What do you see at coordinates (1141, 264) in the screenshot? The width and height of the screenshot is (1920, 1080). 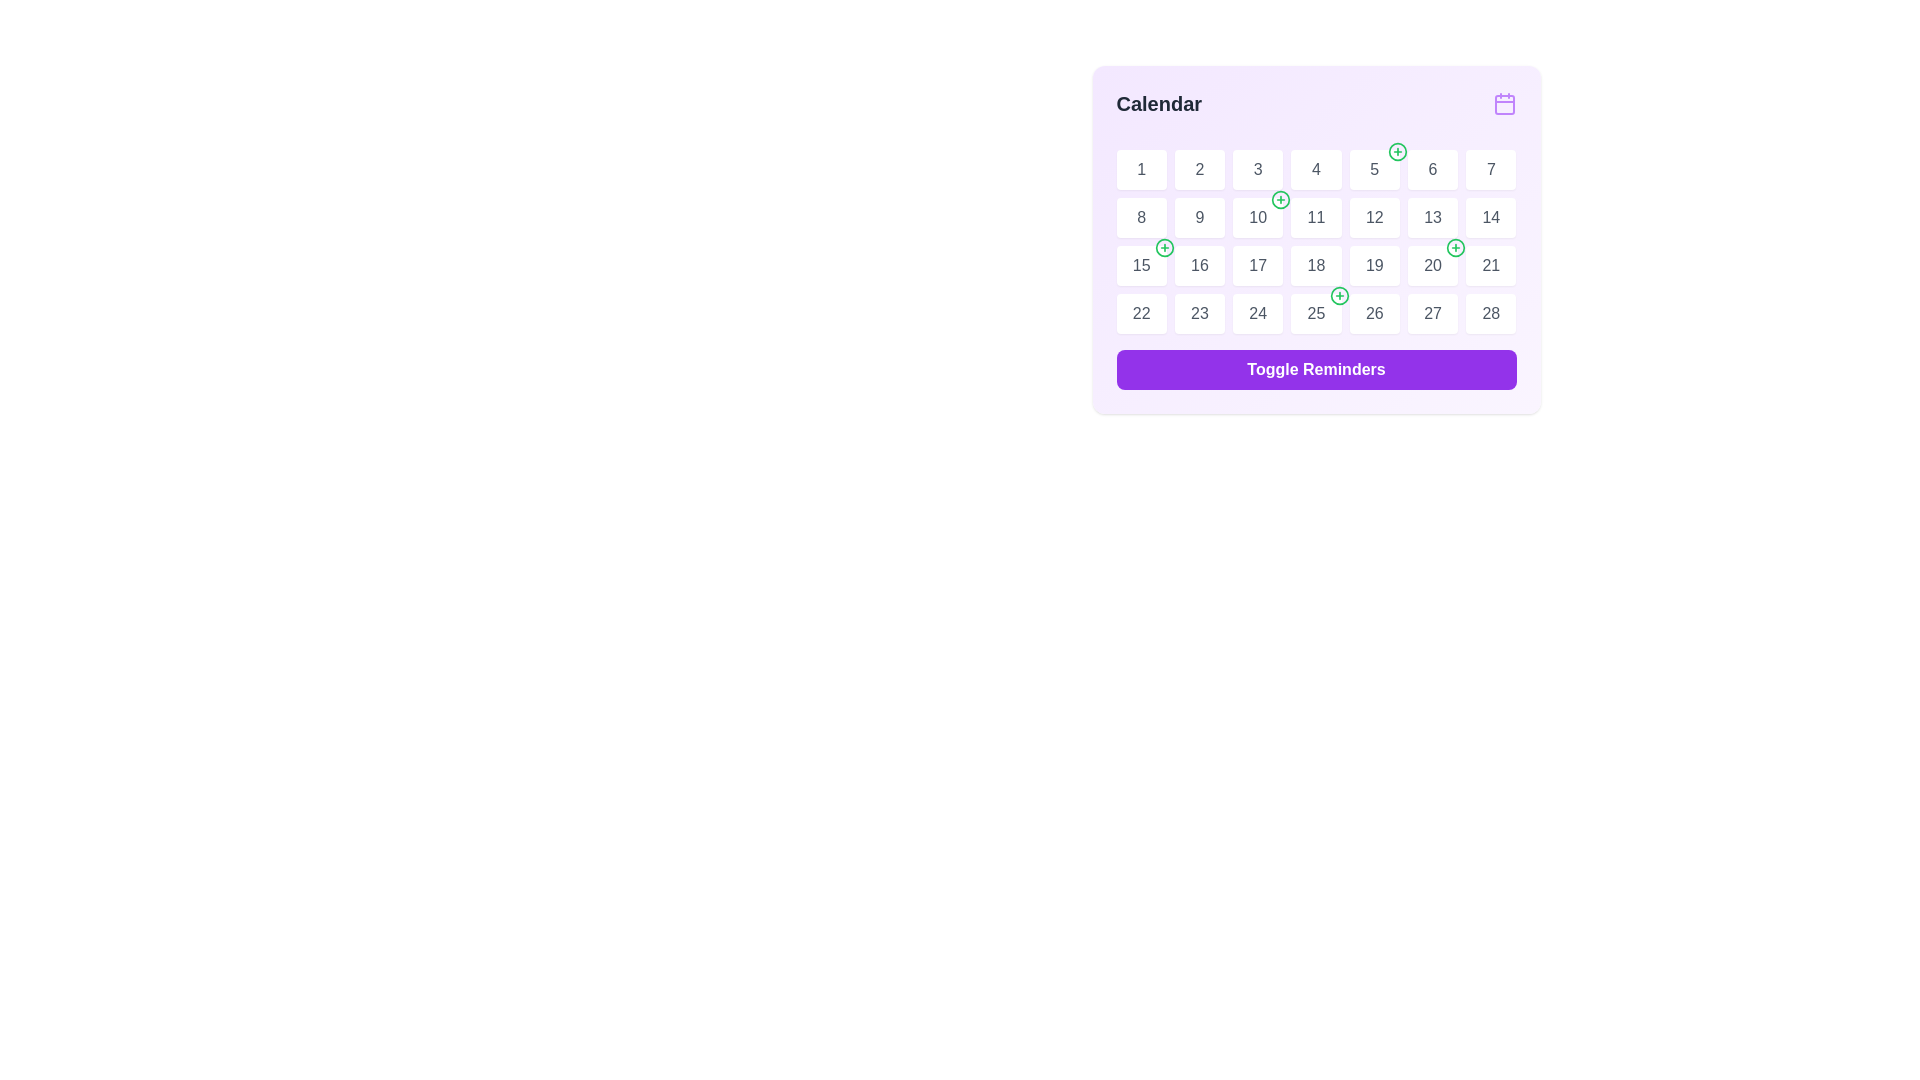 I see `the static text element representing the date '15' in the calendar grid, which is located in the cell for the 15th day of the month` at bounding box center [1141, 264].